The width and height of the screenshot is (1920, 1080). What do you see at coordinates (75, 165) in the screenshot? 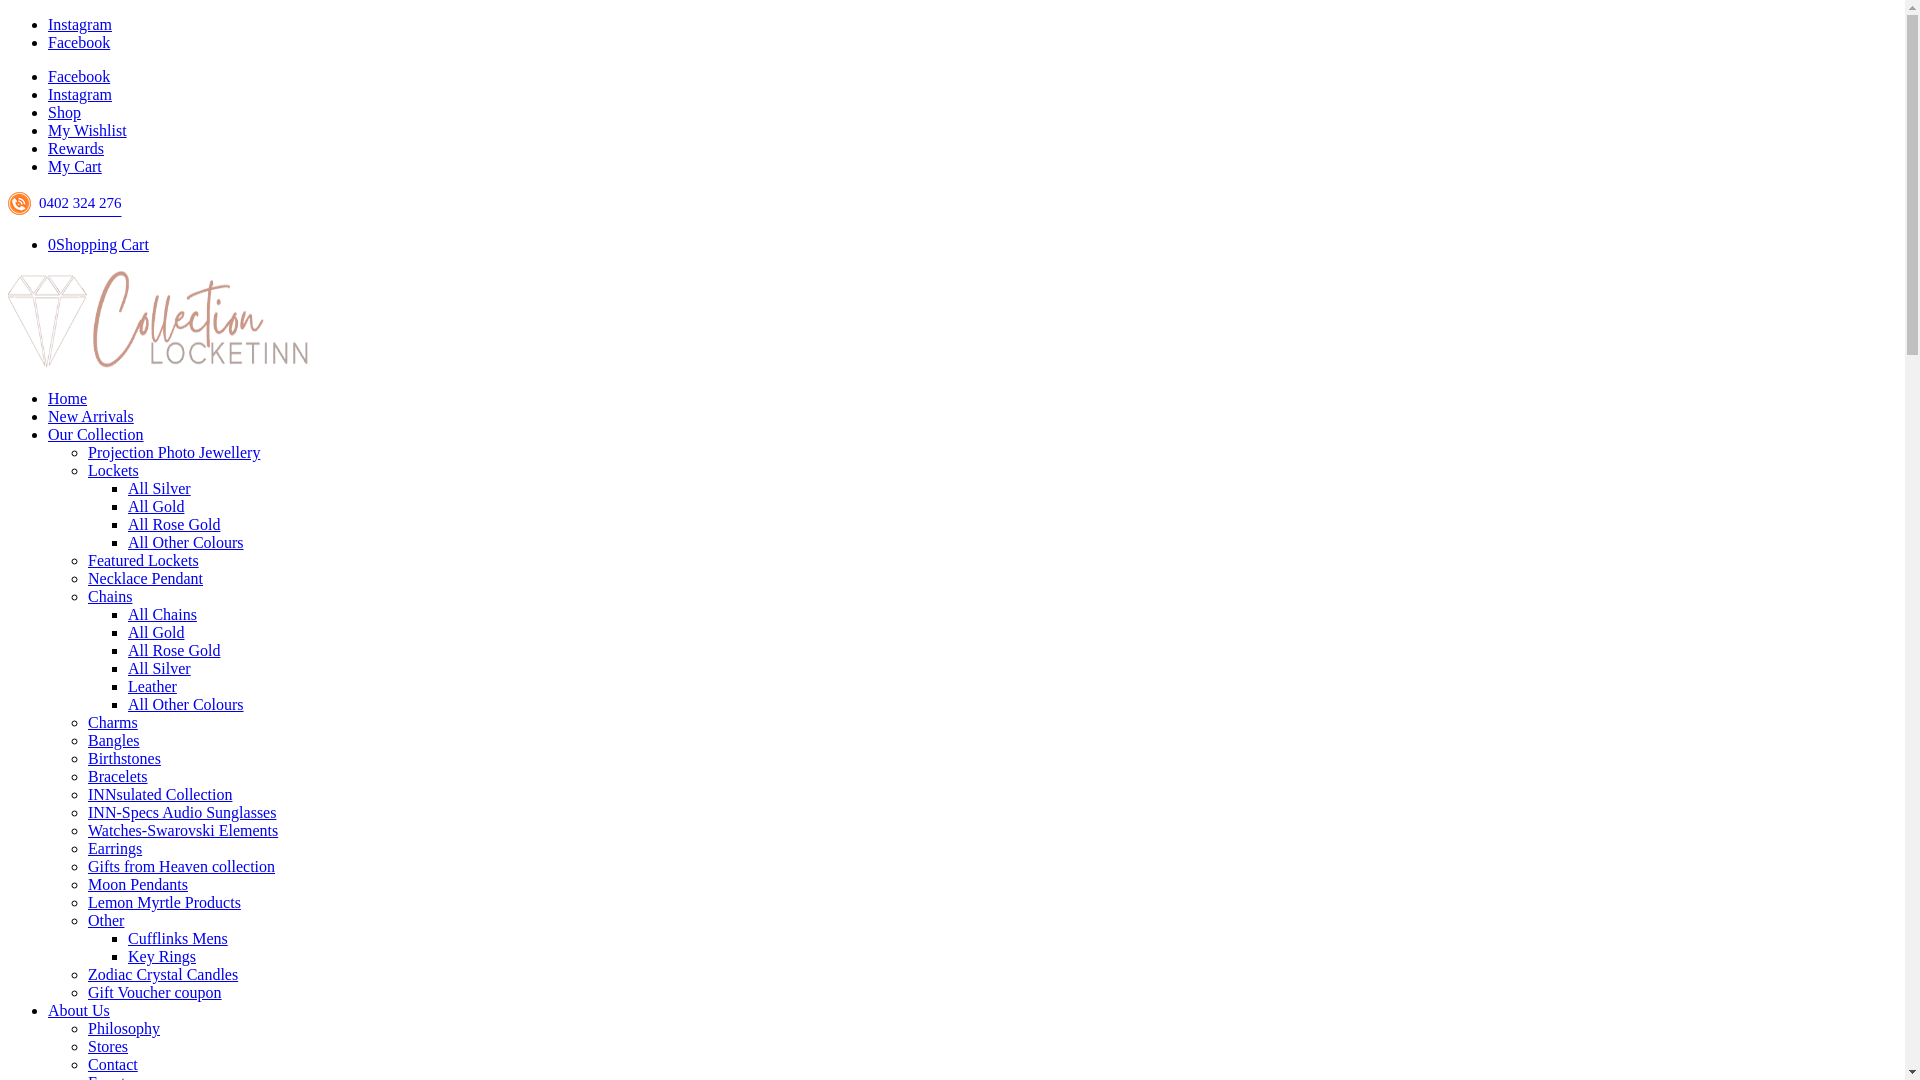
I see `'My Cart'` at bounding box center [75, 165].